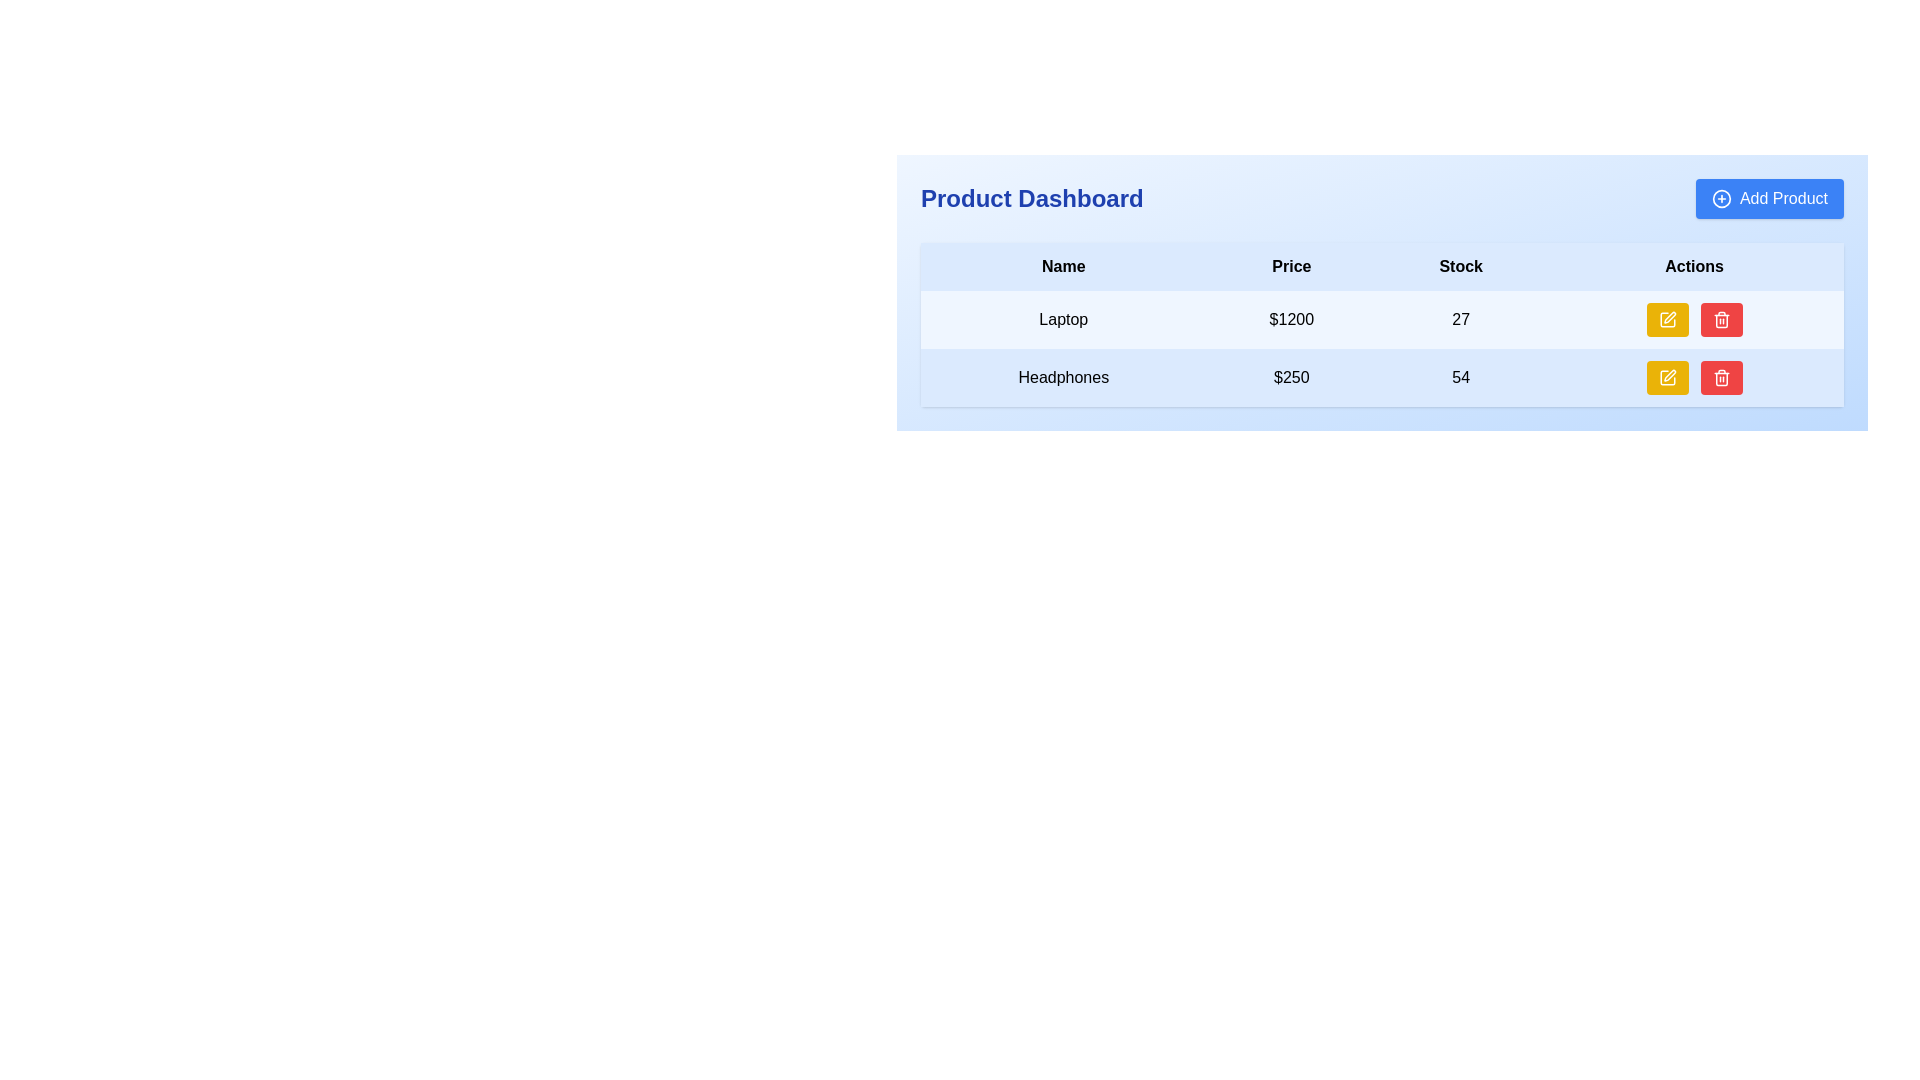 The height and width of the screenshot is (1080, 1920). Describe the element at coordinates (1720, 320) in the screenshot. I see `the main rectangle of the trash can icon, which represents the delete function in the Actions column of the table` at that location.